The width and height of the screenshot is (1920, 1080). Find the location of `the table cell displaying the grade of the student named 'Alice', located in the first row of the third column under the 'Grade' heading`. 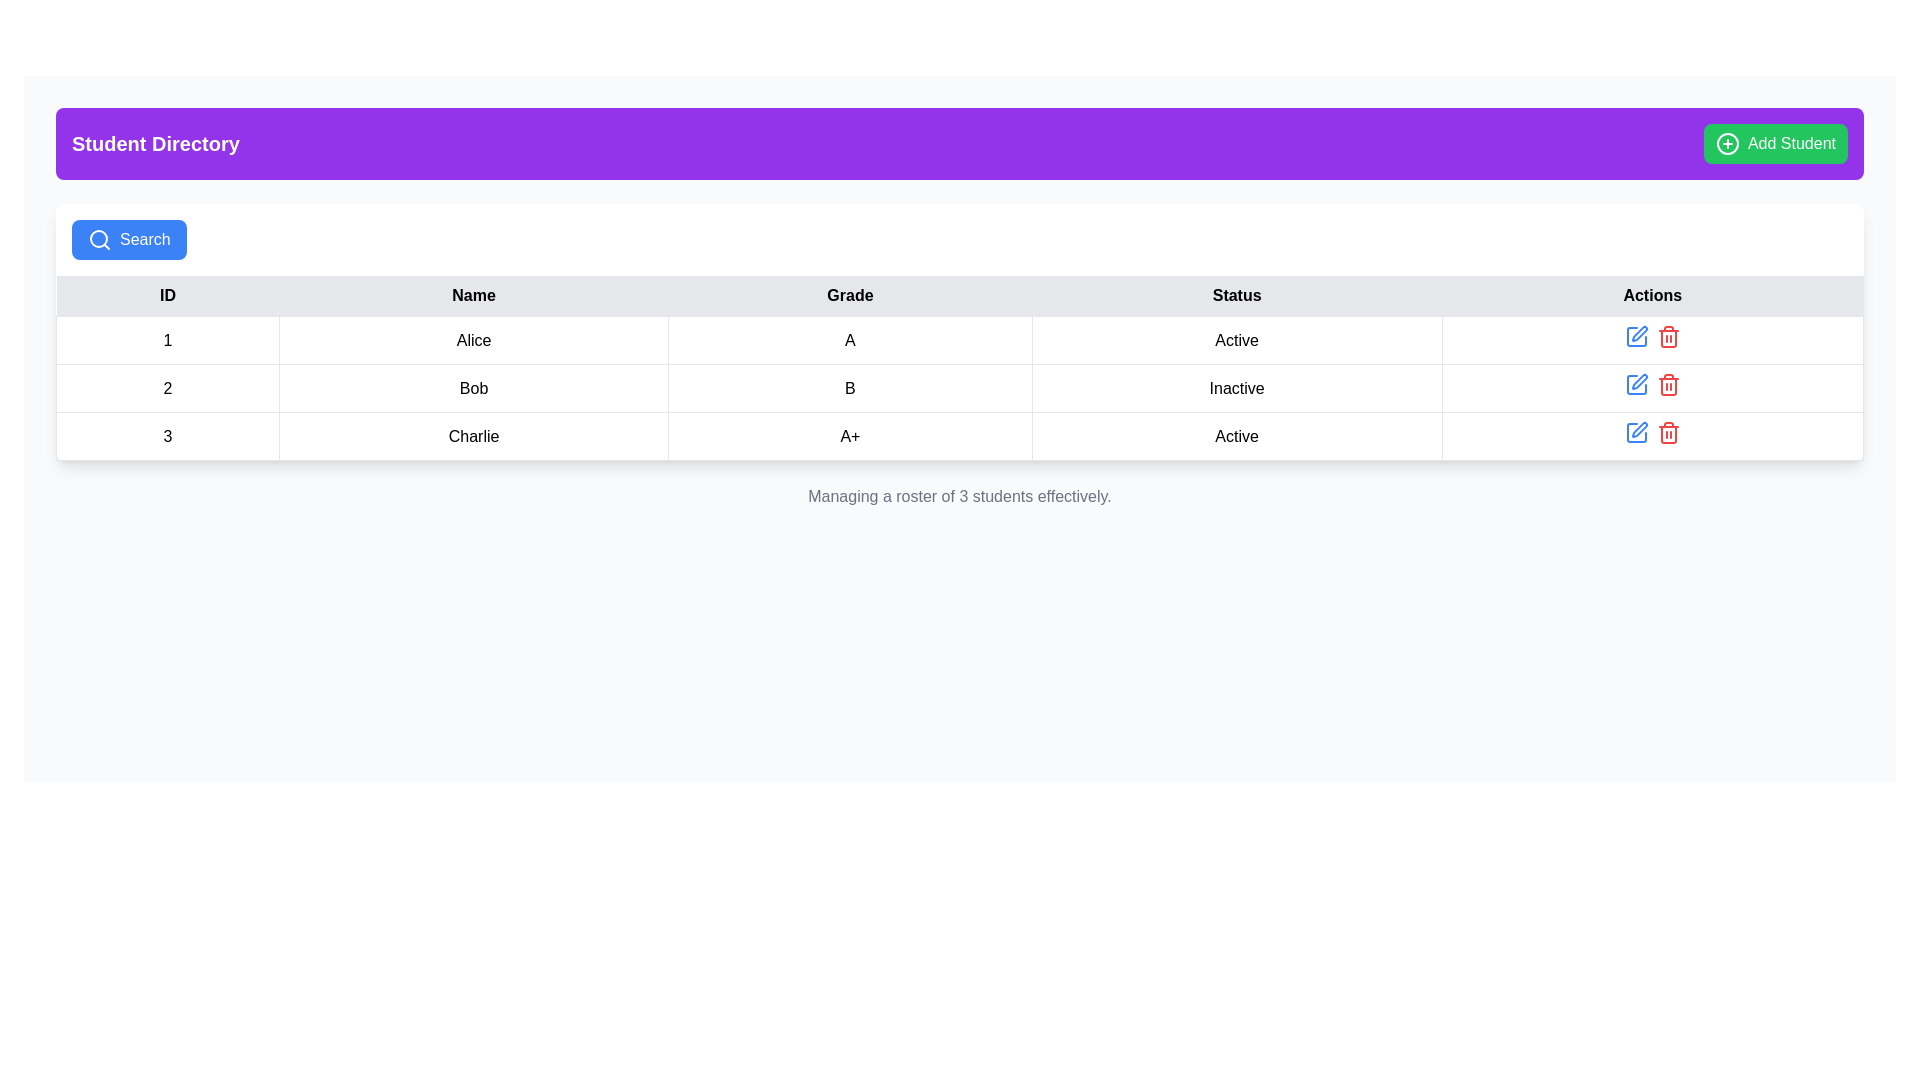

the table cell displaying the grade of the student named 'Alice', located in the first row of the third column under the 'Grade' heading is located at coordinates (850, 339).